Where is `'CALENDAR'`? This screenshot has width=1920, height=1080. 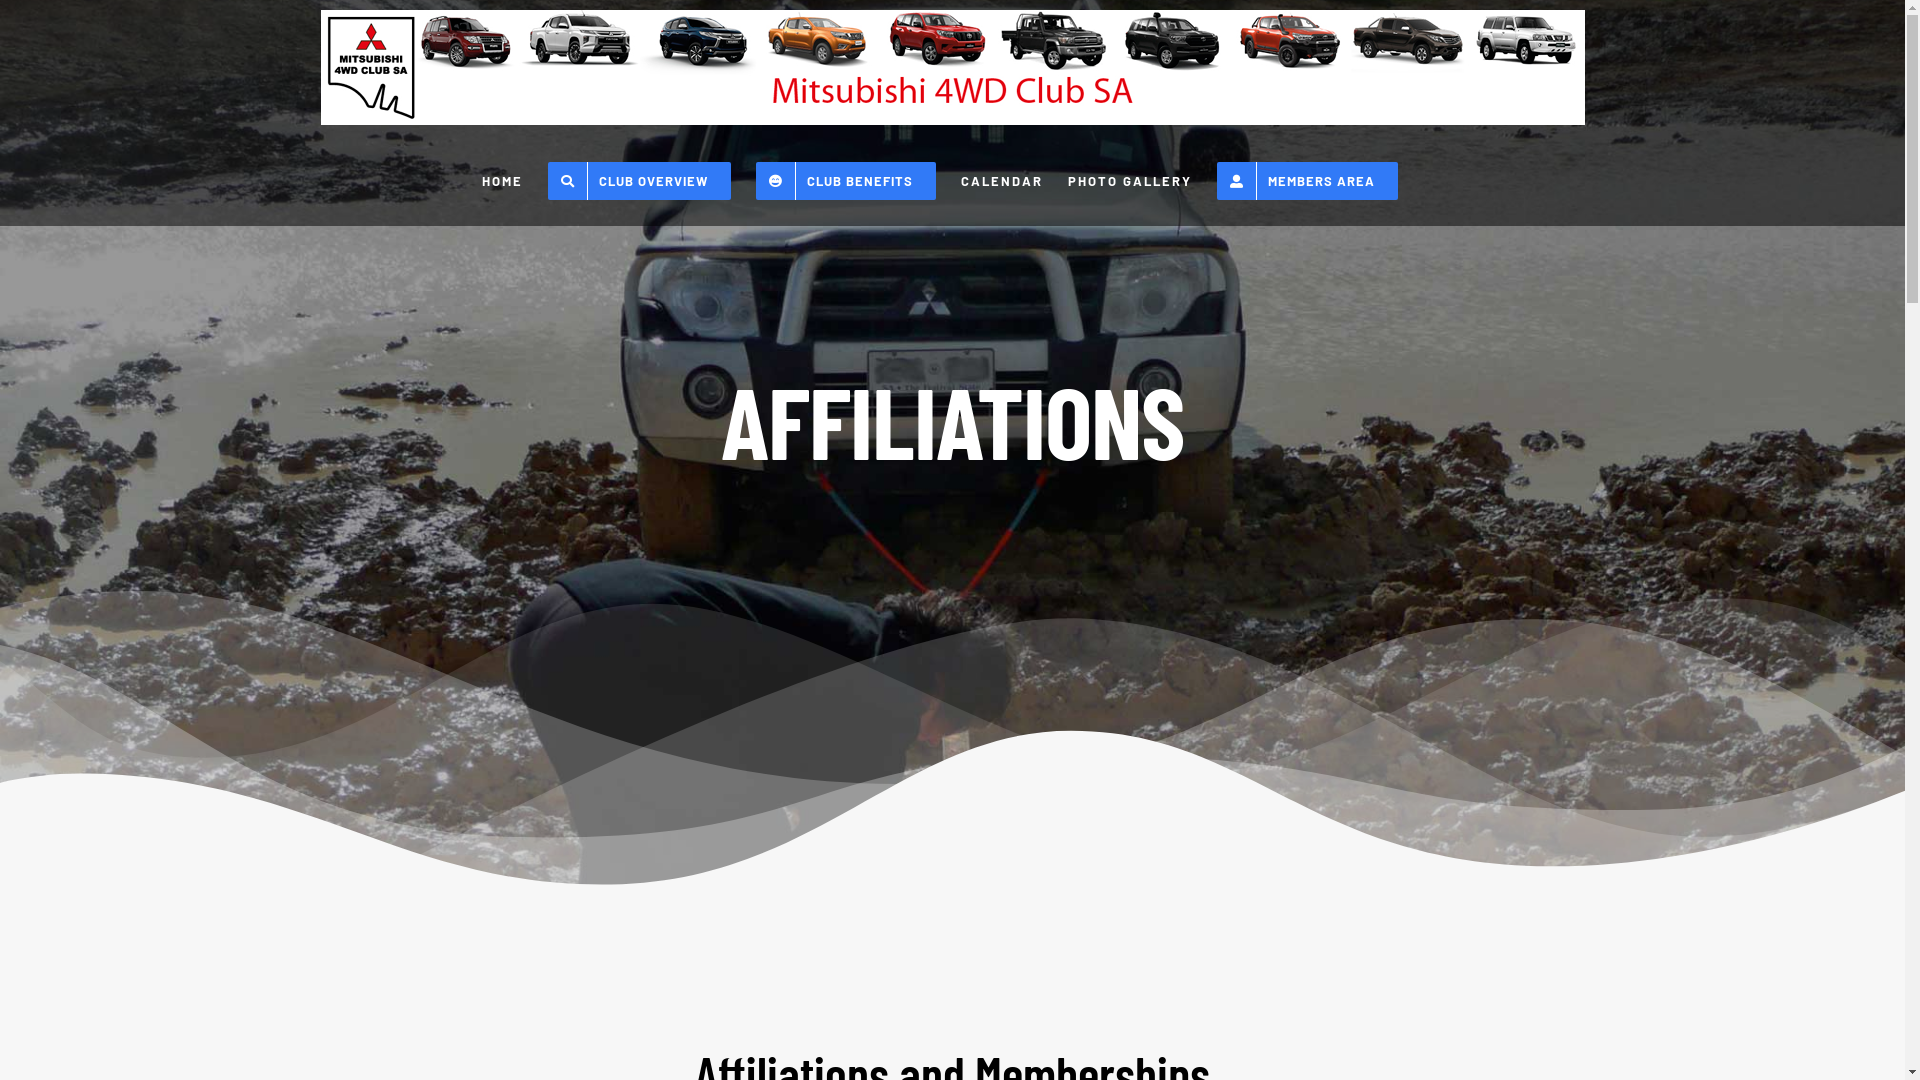
'CALENDAR' is located at coordinates (1002, 181).